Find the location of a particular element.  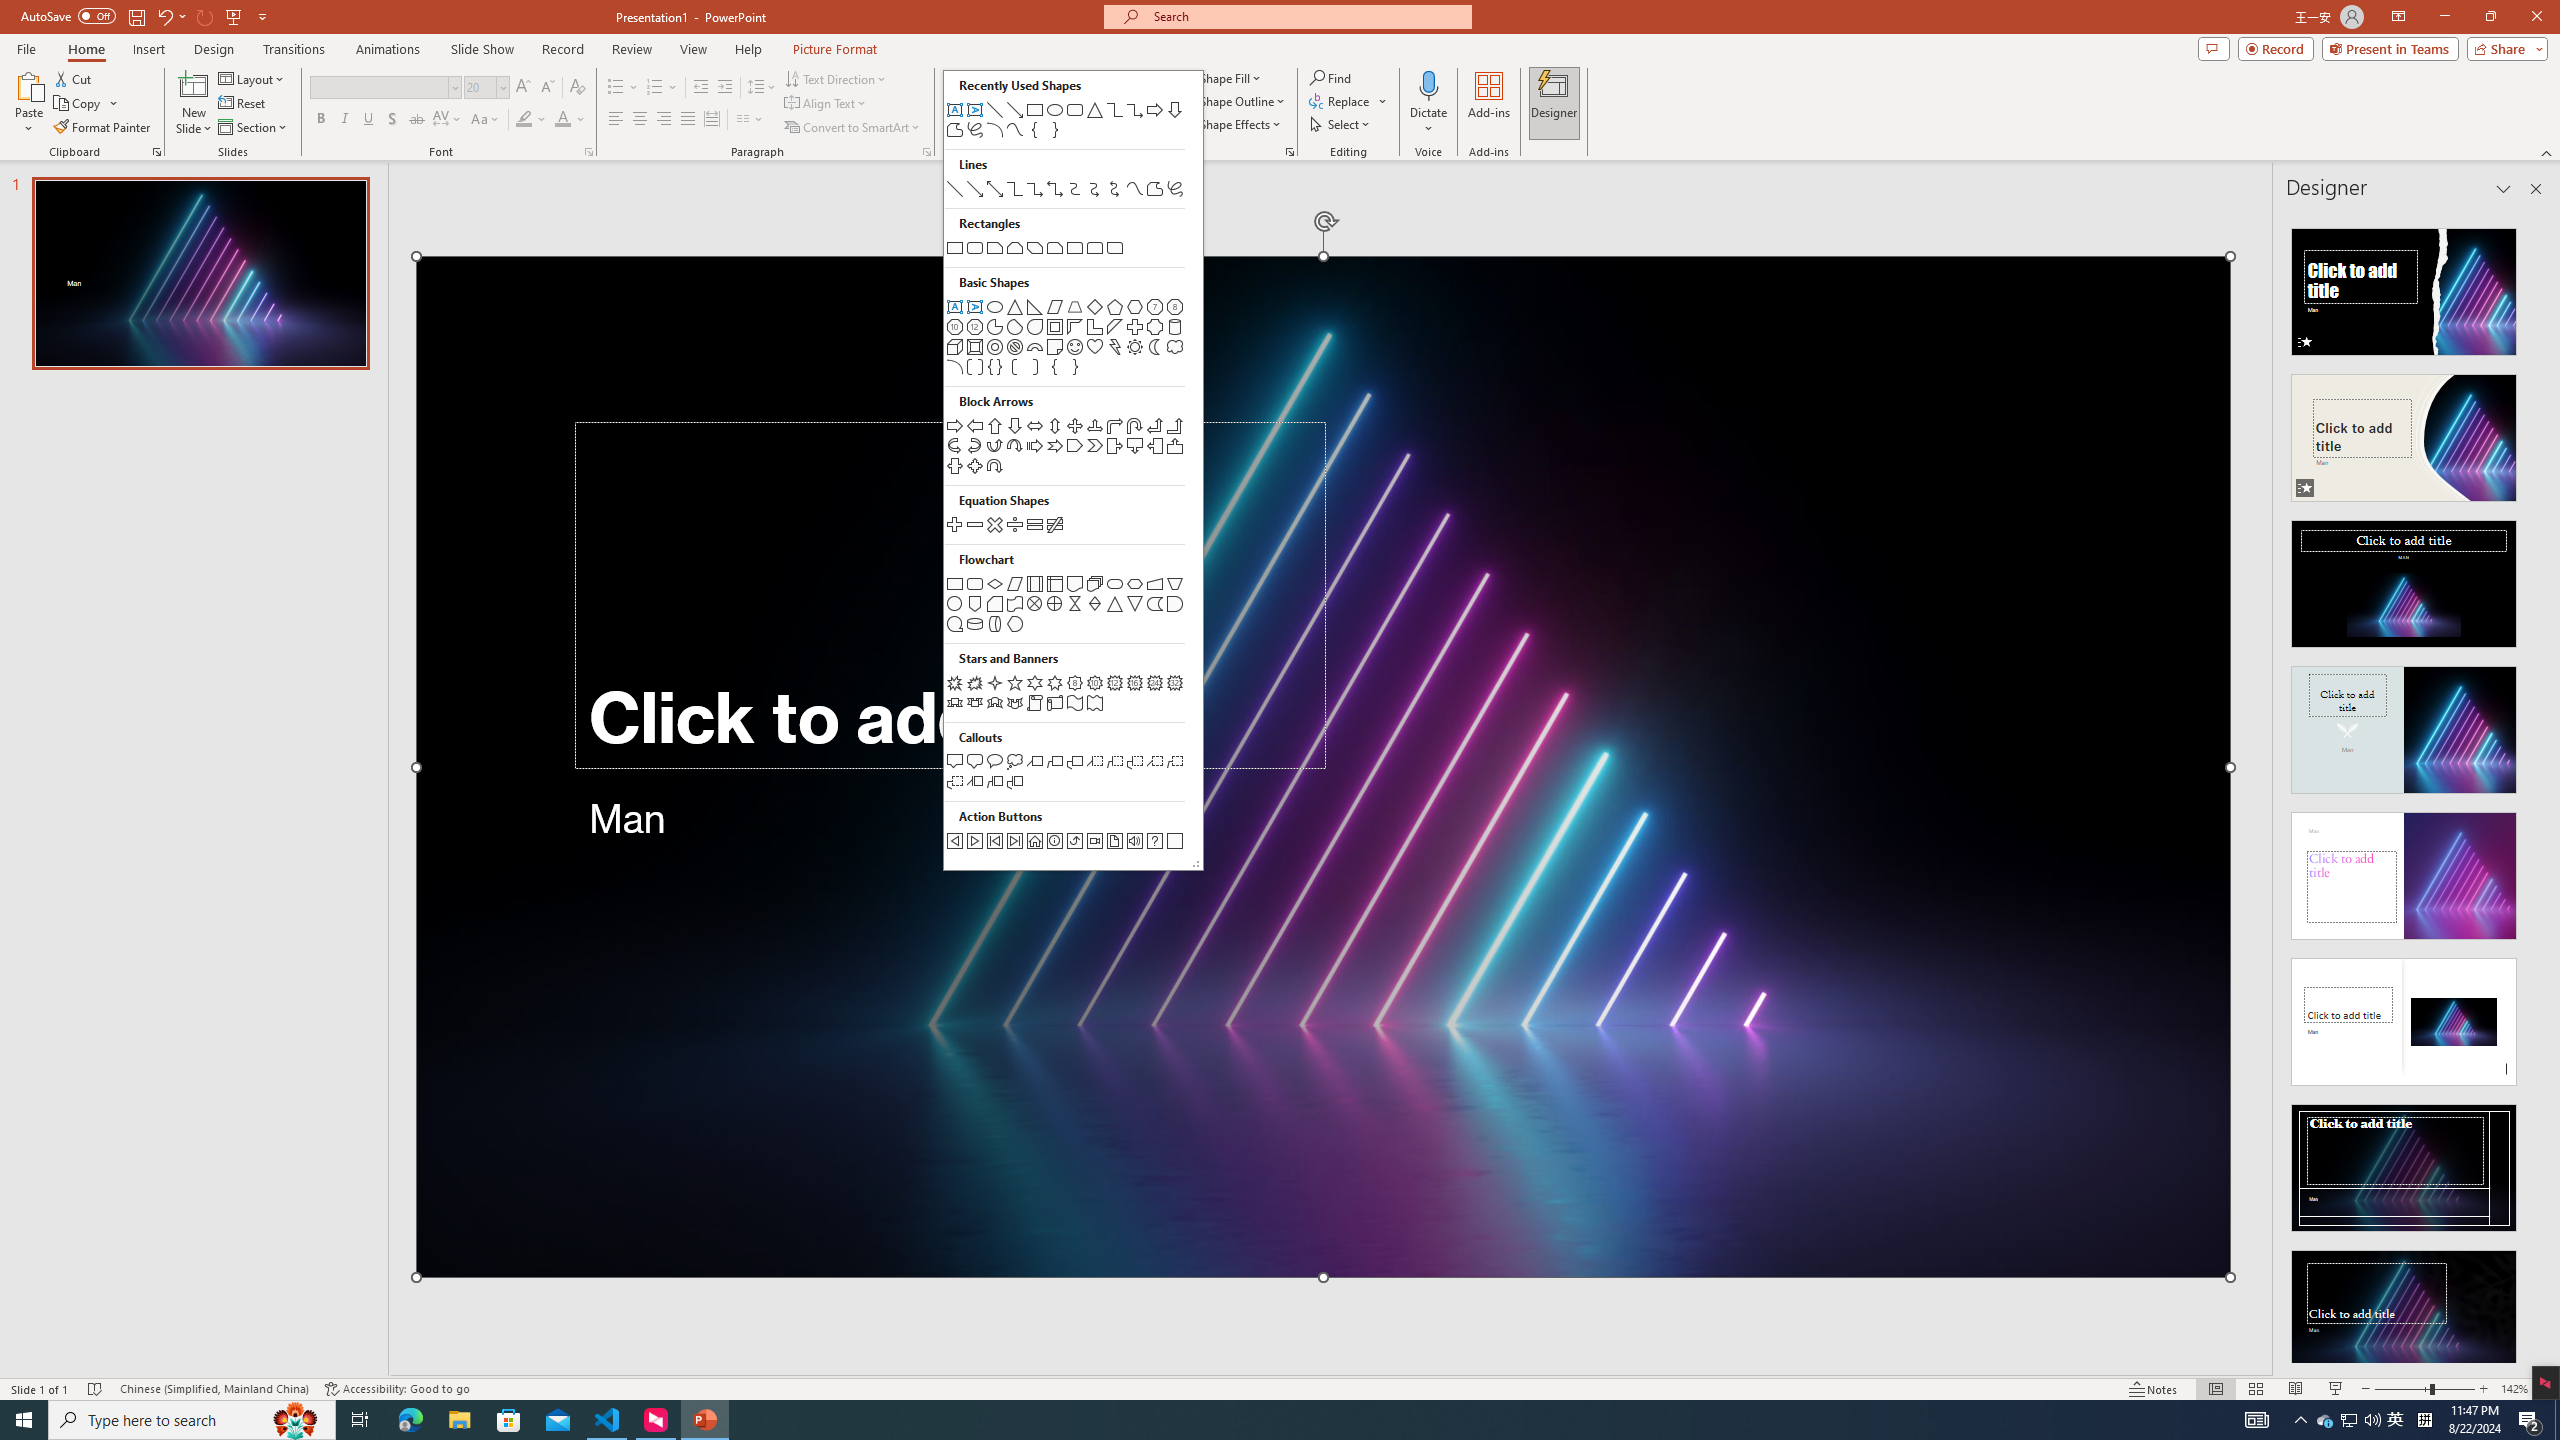

'Text Highlight Color' is located at coordinates (530, 118).